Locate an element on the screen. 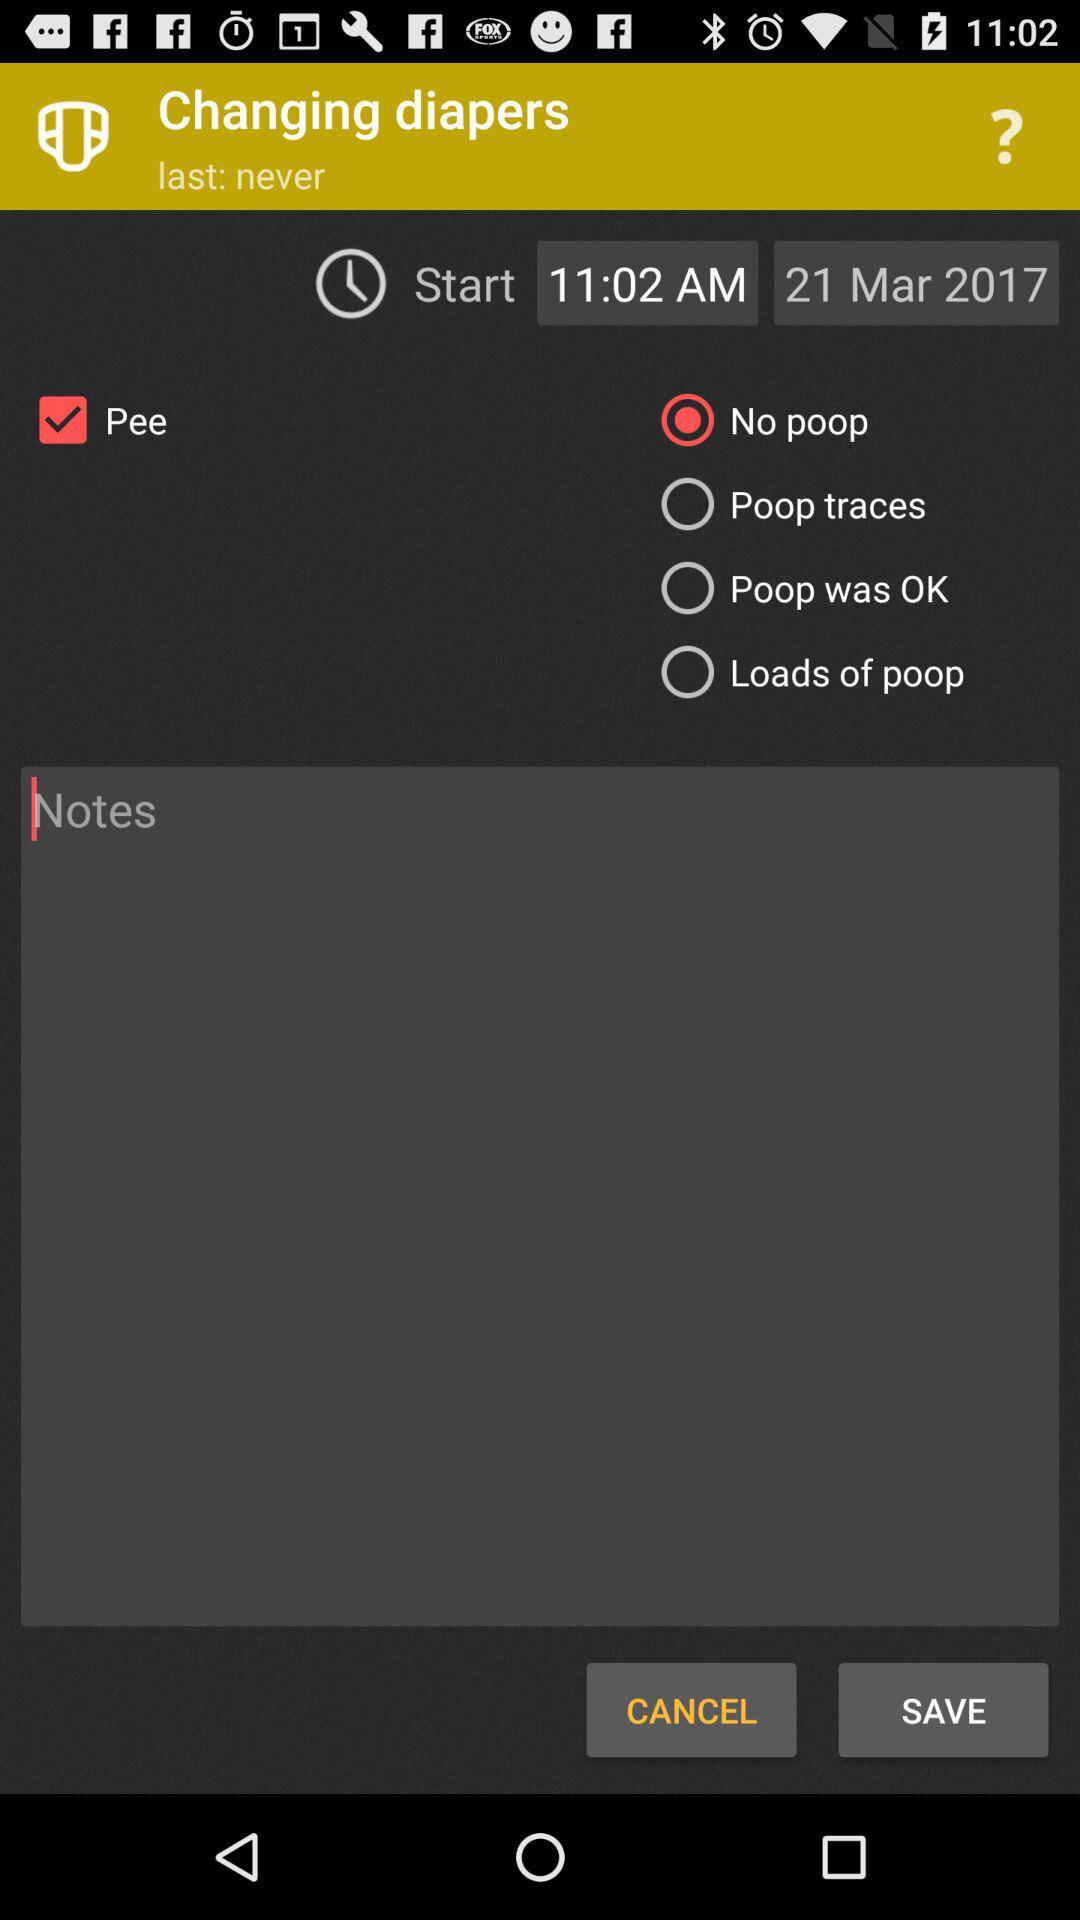 The height and width of the screenshot is (1920, 1080). icon below the poop traces is located at coordinates (796, 587).